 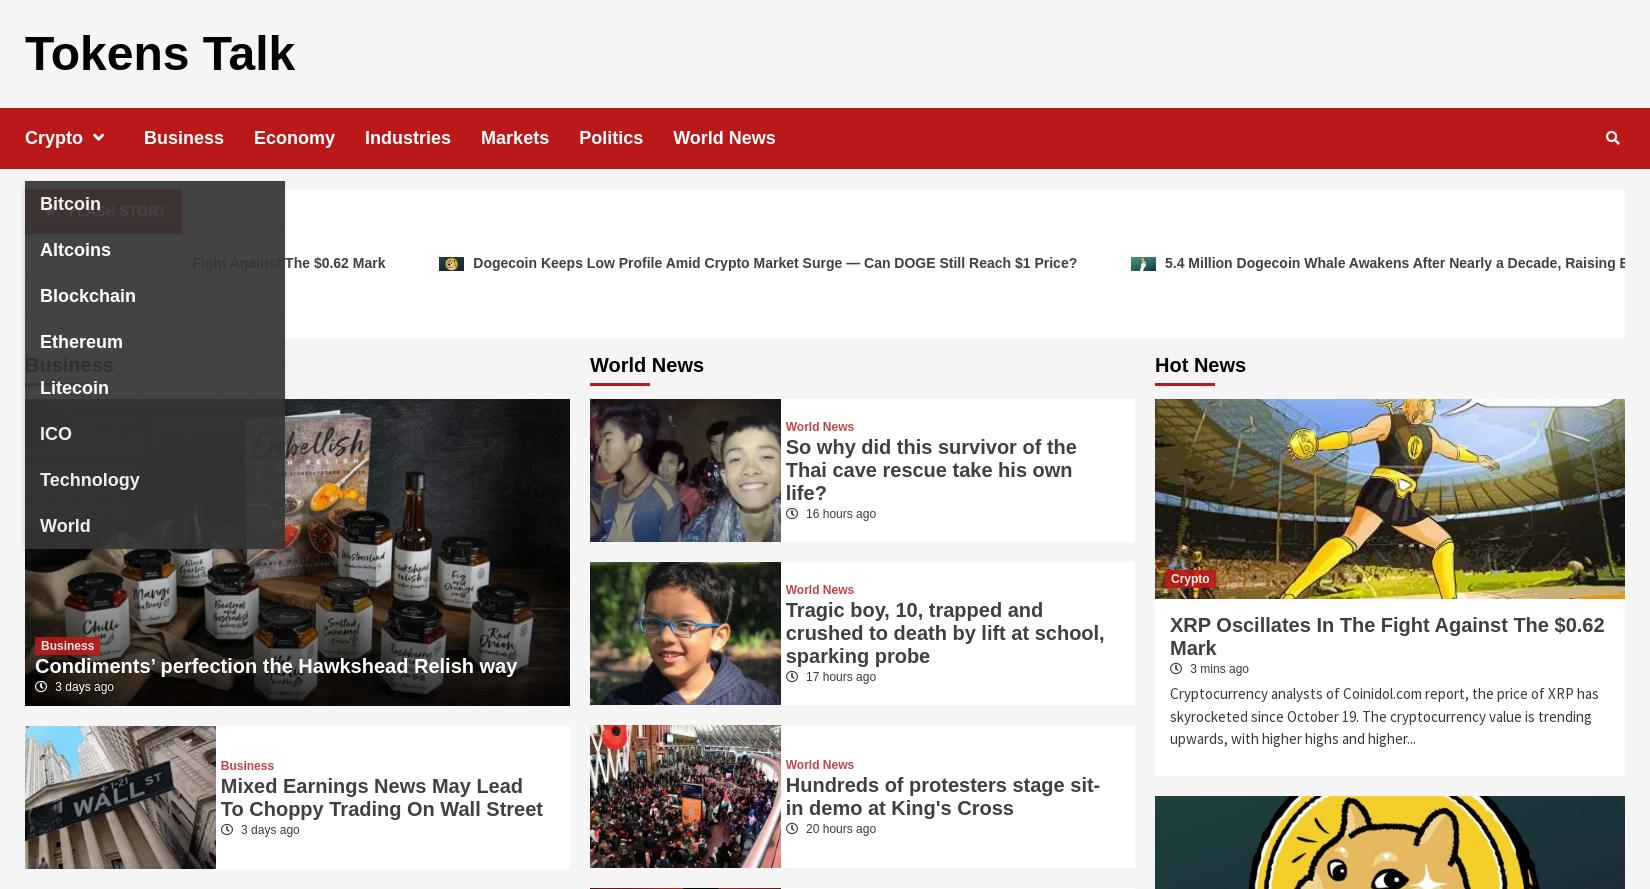 I want to click on 'Flash Story', so click(x=67, y=209).